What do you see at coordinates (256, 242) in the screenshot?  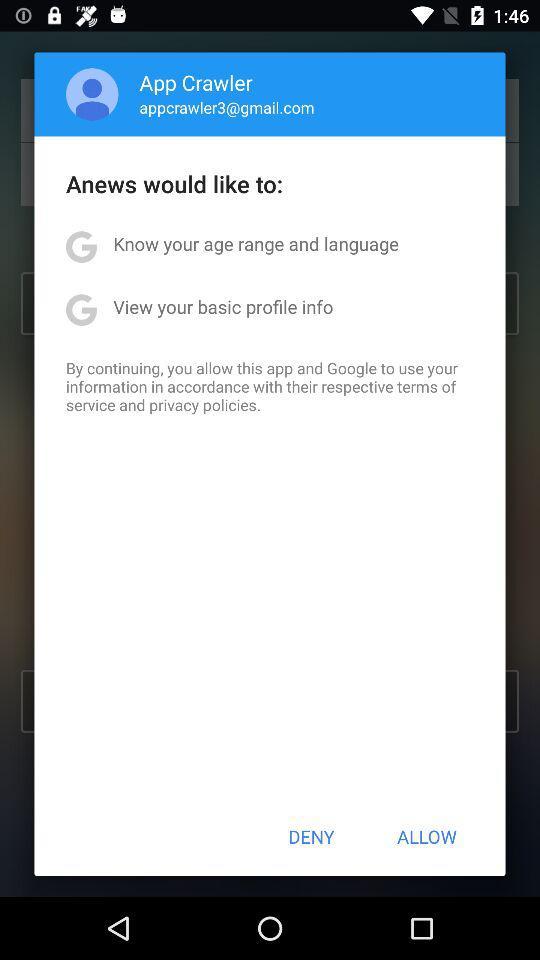 I see `the know your age` at bounding box center [256, 242].